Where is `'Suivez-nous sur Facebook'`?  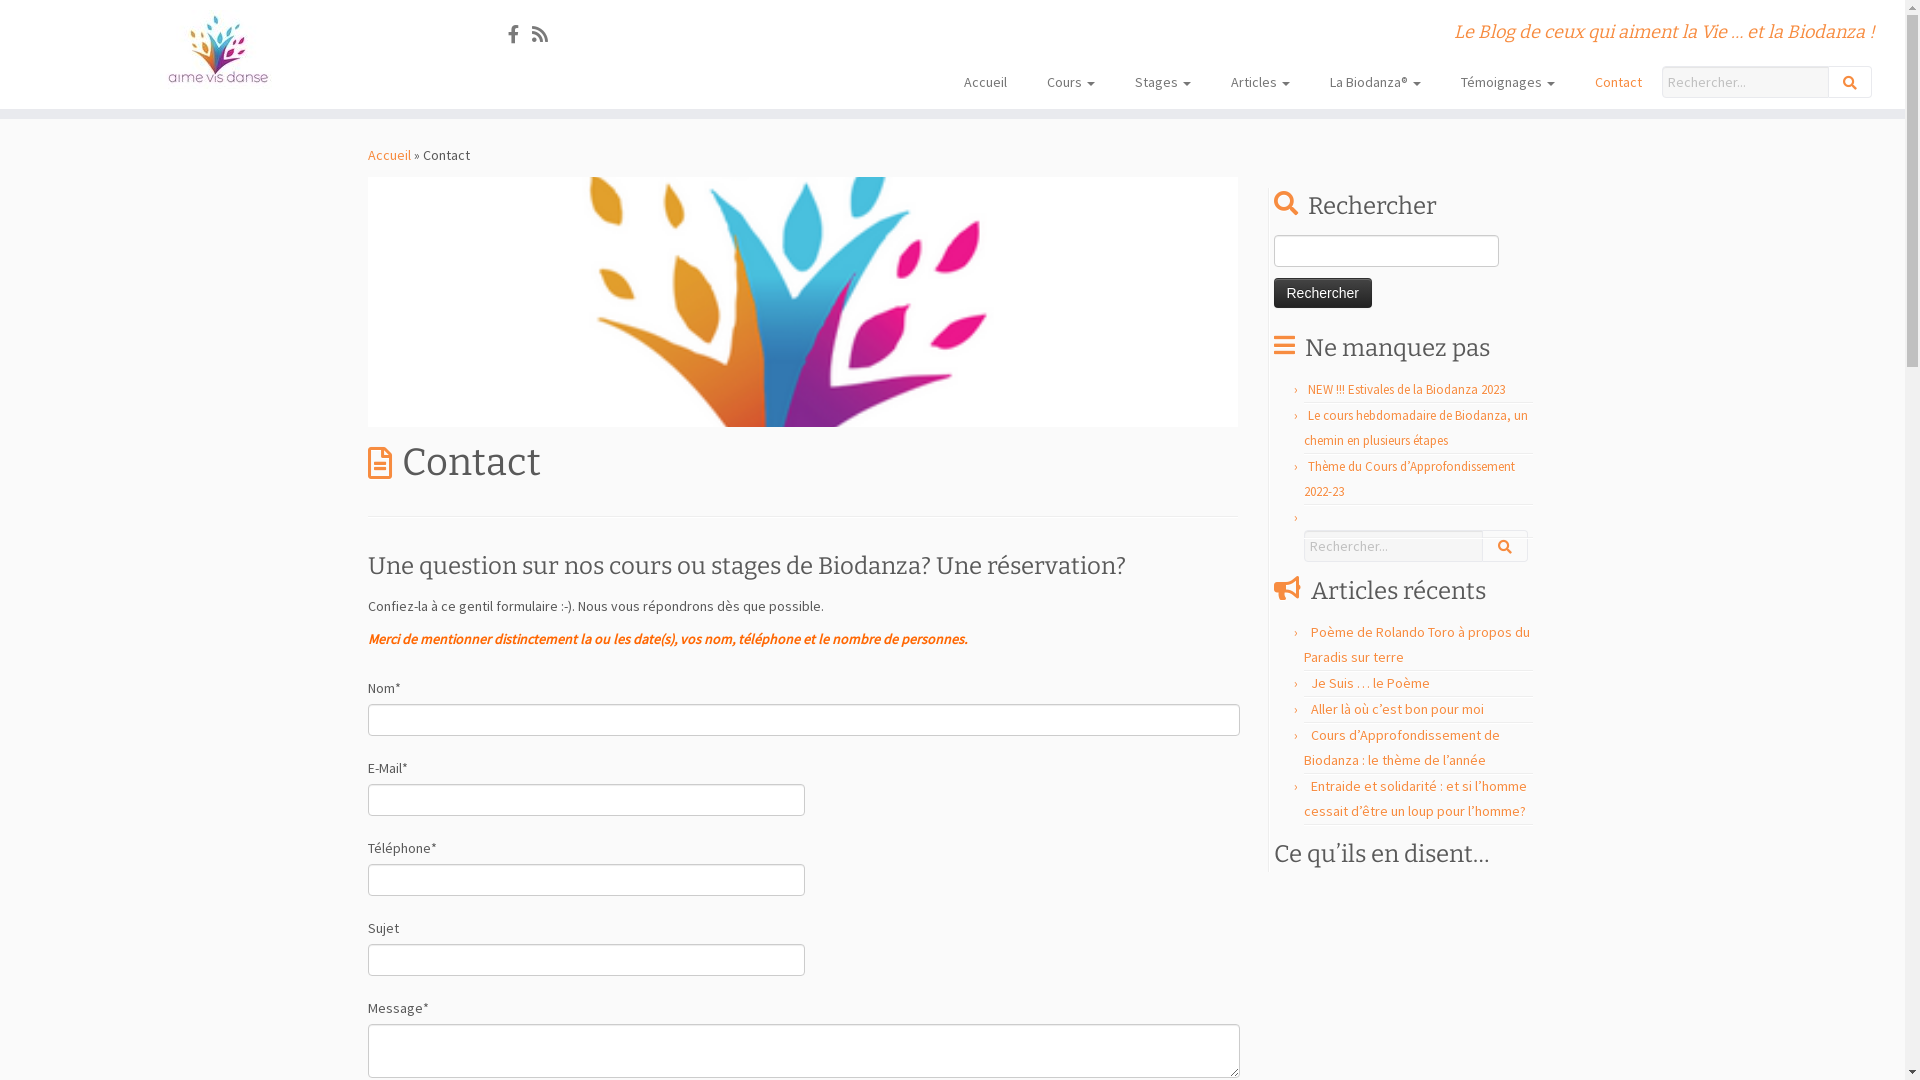 'Suivez-nous sur Facebook' is located at coordinates (519, 34).